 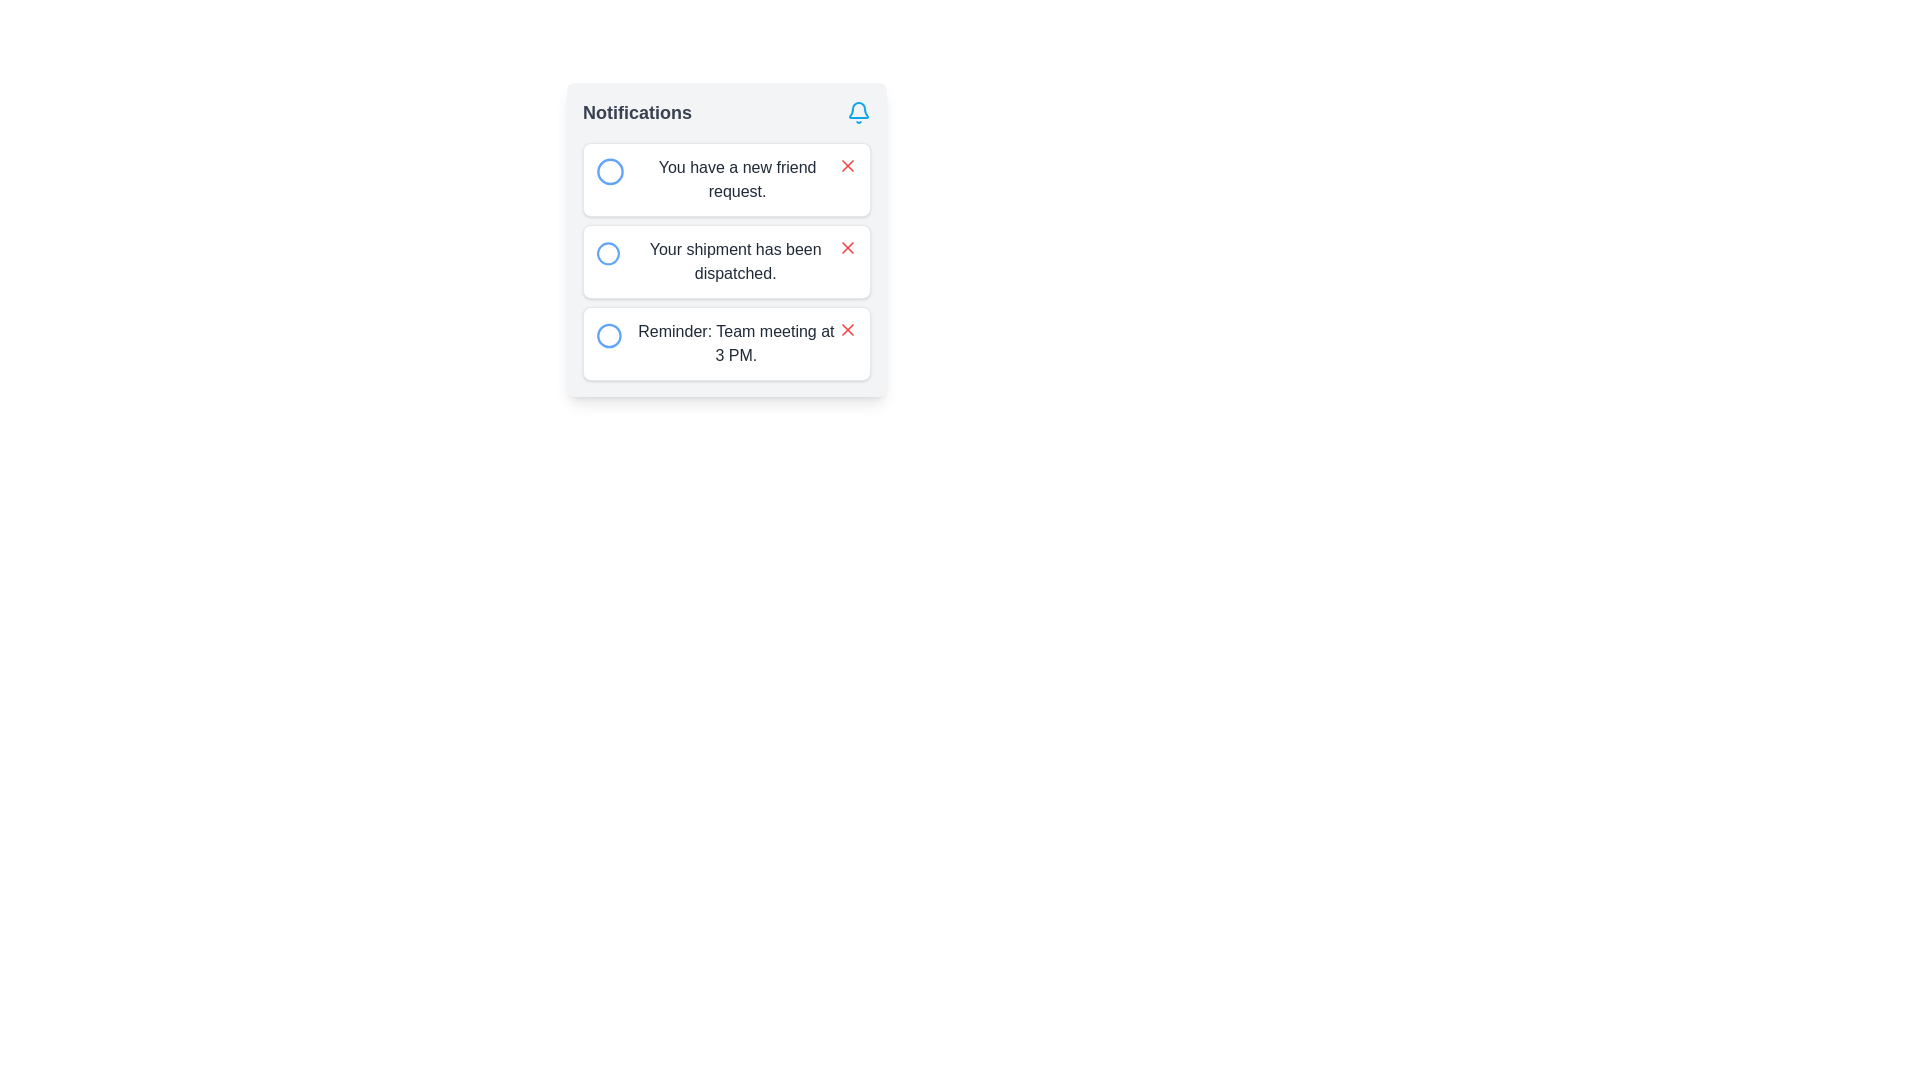 I want to click on reminder message displayed in the text content of the third notification card located towards the bottom of the notification panel, so click(x=735, y=342).